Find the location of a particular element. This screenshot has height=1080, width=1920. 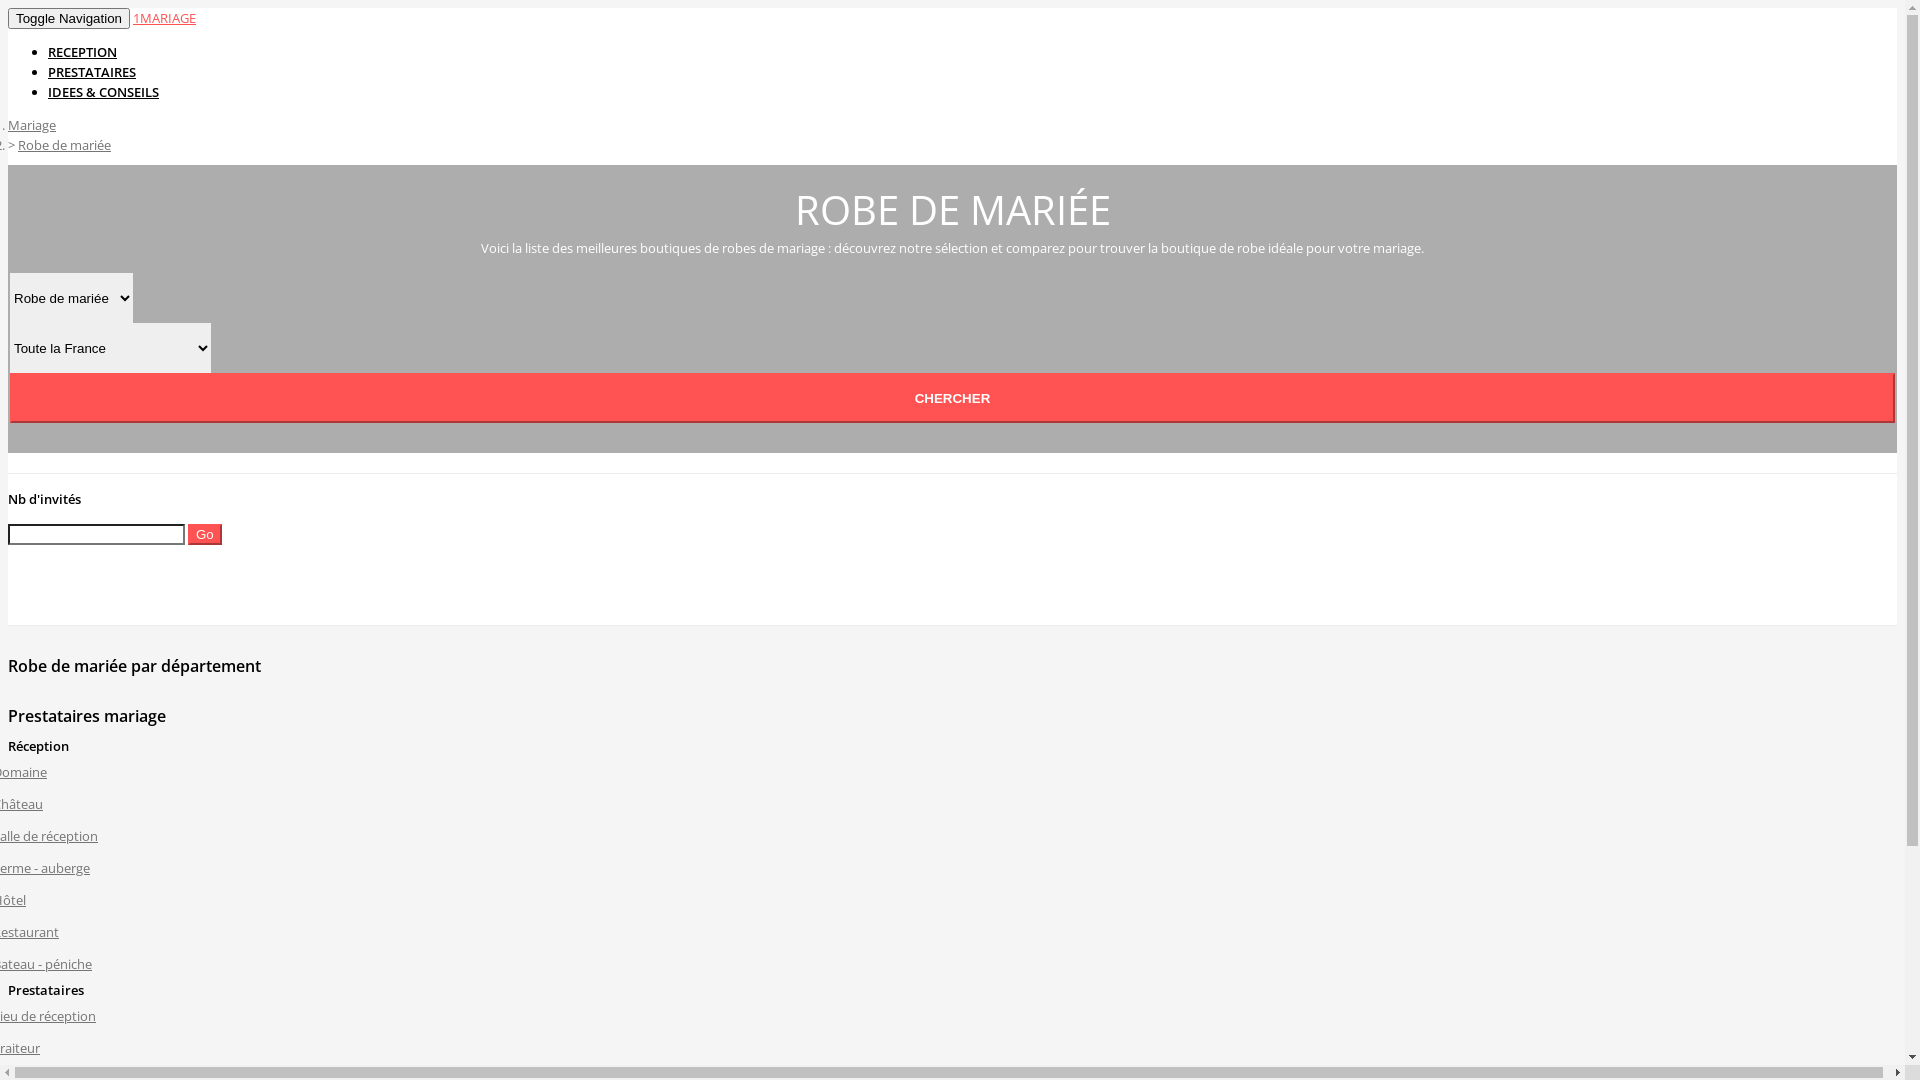

'Toggle Navigation' is located at coordinates (68, 18).